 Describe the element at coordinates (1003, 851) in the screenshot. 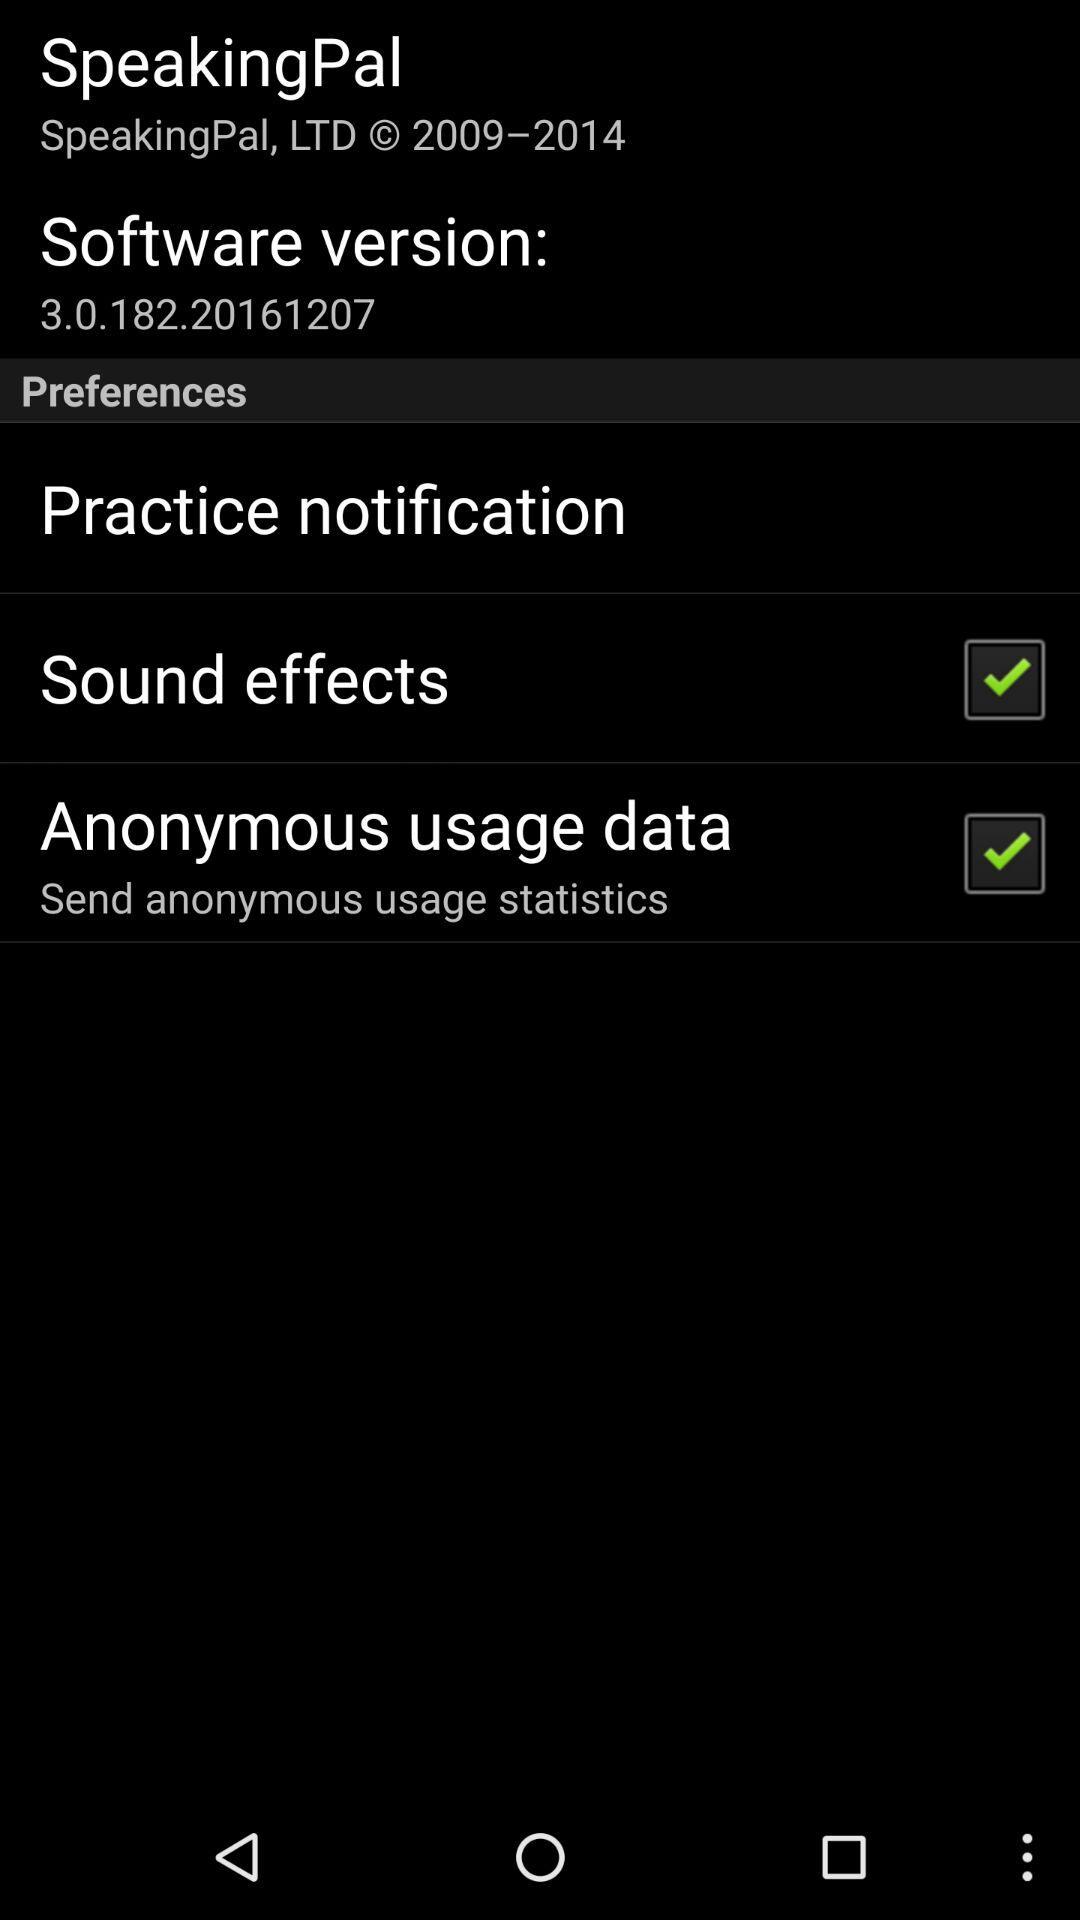

I see `second check box` at that location.